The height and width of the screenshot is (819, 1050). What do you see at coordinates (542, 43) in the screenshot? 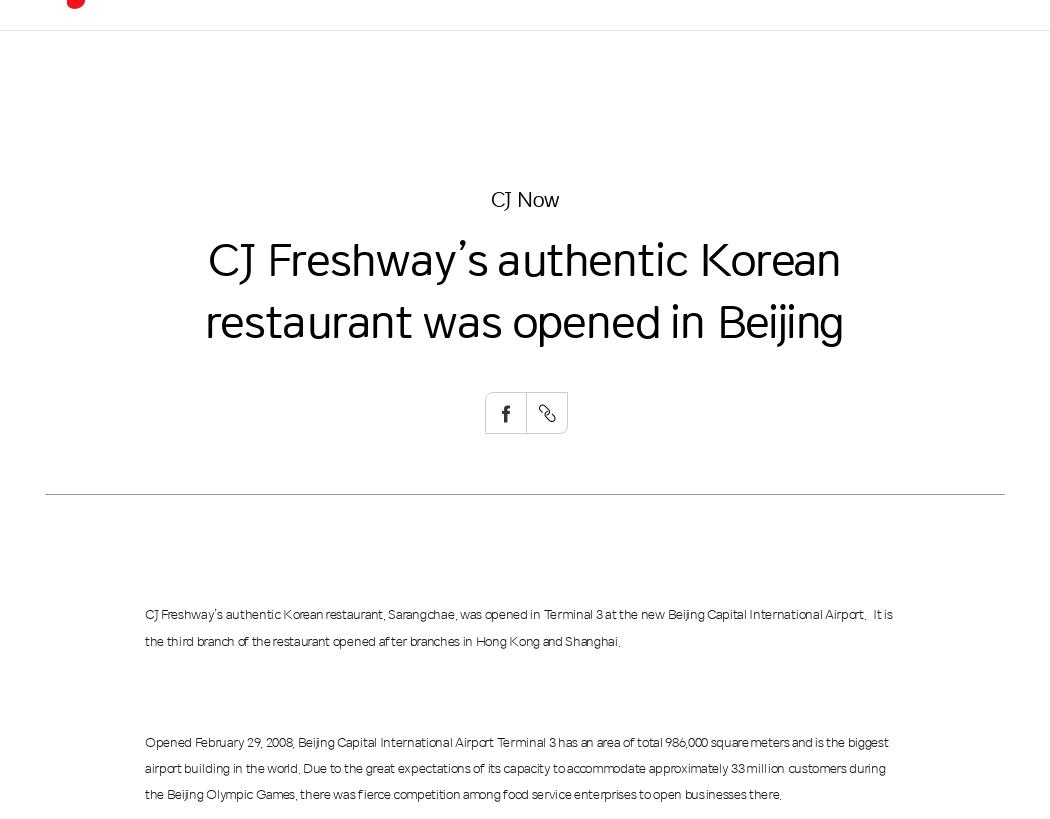
I see `'Sustainability'` at bounding box center [542, 43].